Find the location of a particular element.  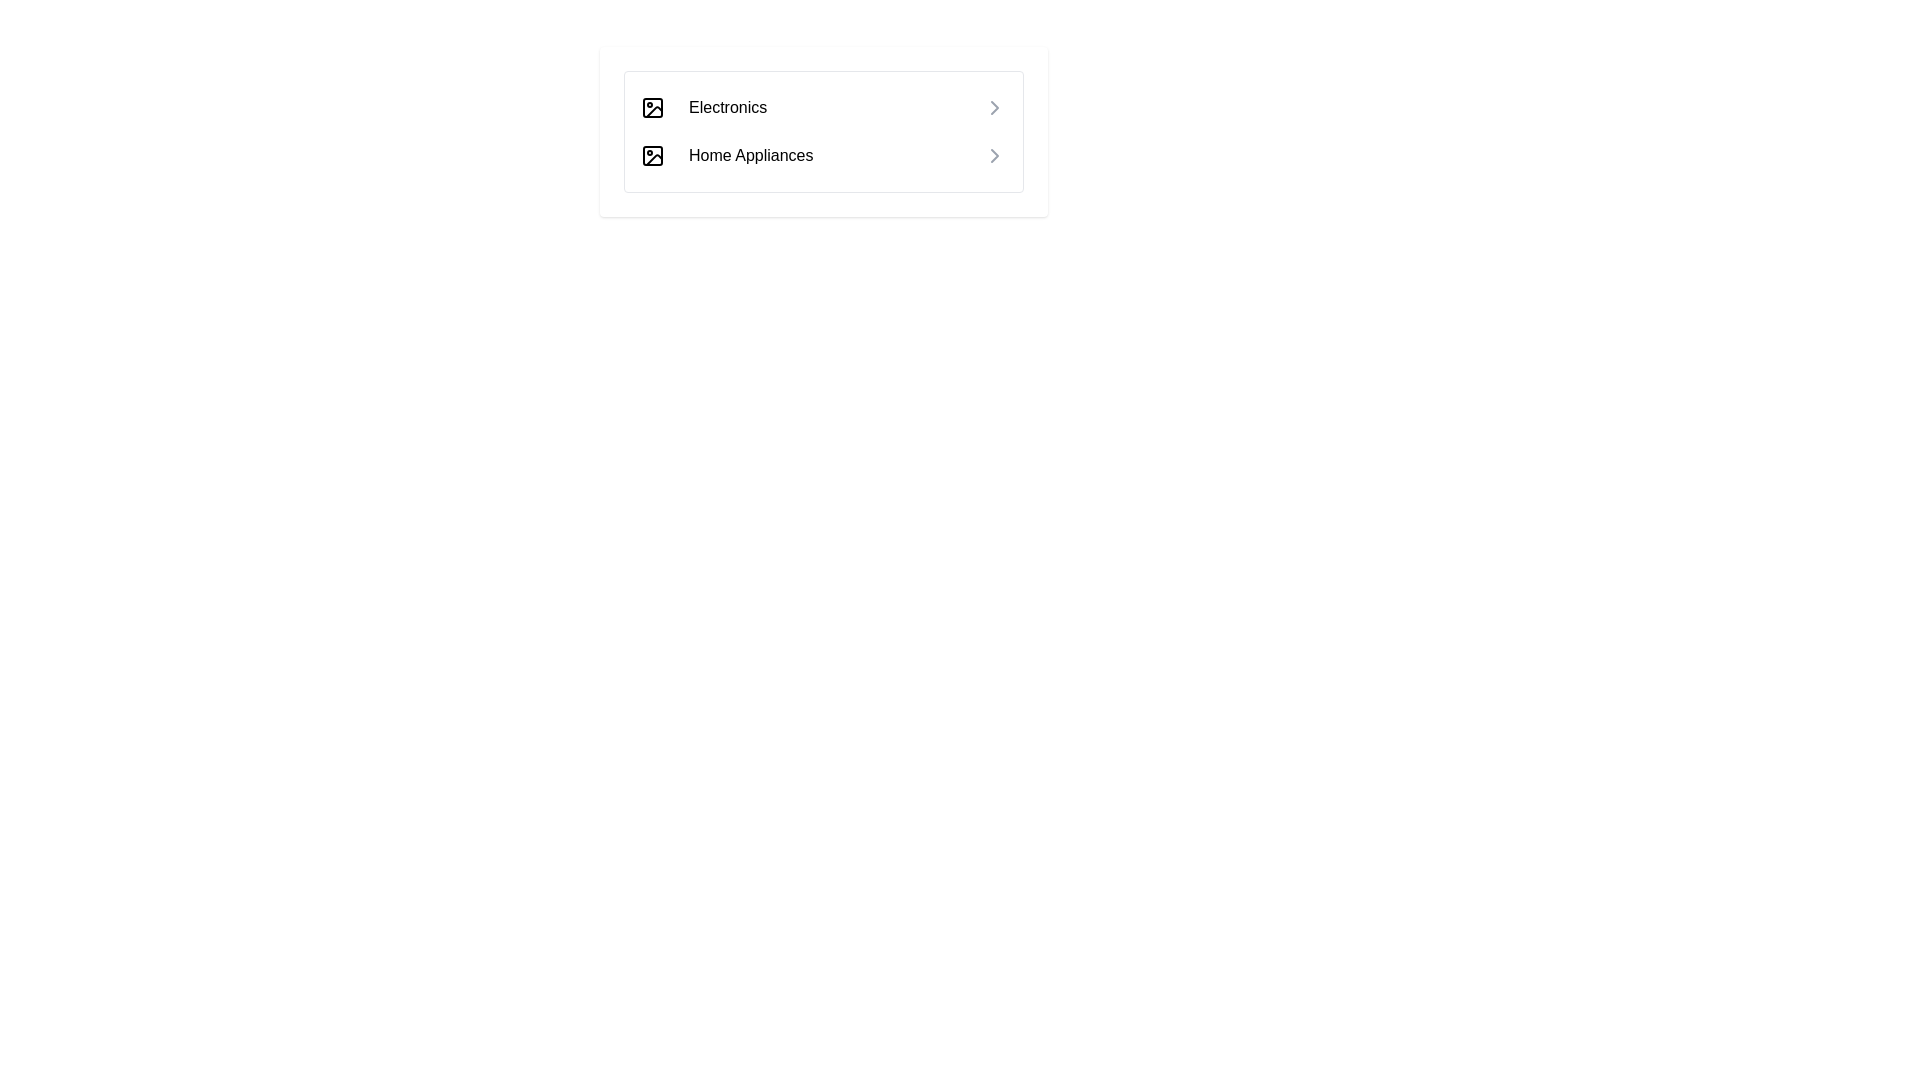

the icon representing an image-like symbol, which is outlined with rounded corners and contains a small circle and a diagonal line, located to the left of the 'Home Appliances' text in the second row of the menu list is located at coordinates (652, 154).